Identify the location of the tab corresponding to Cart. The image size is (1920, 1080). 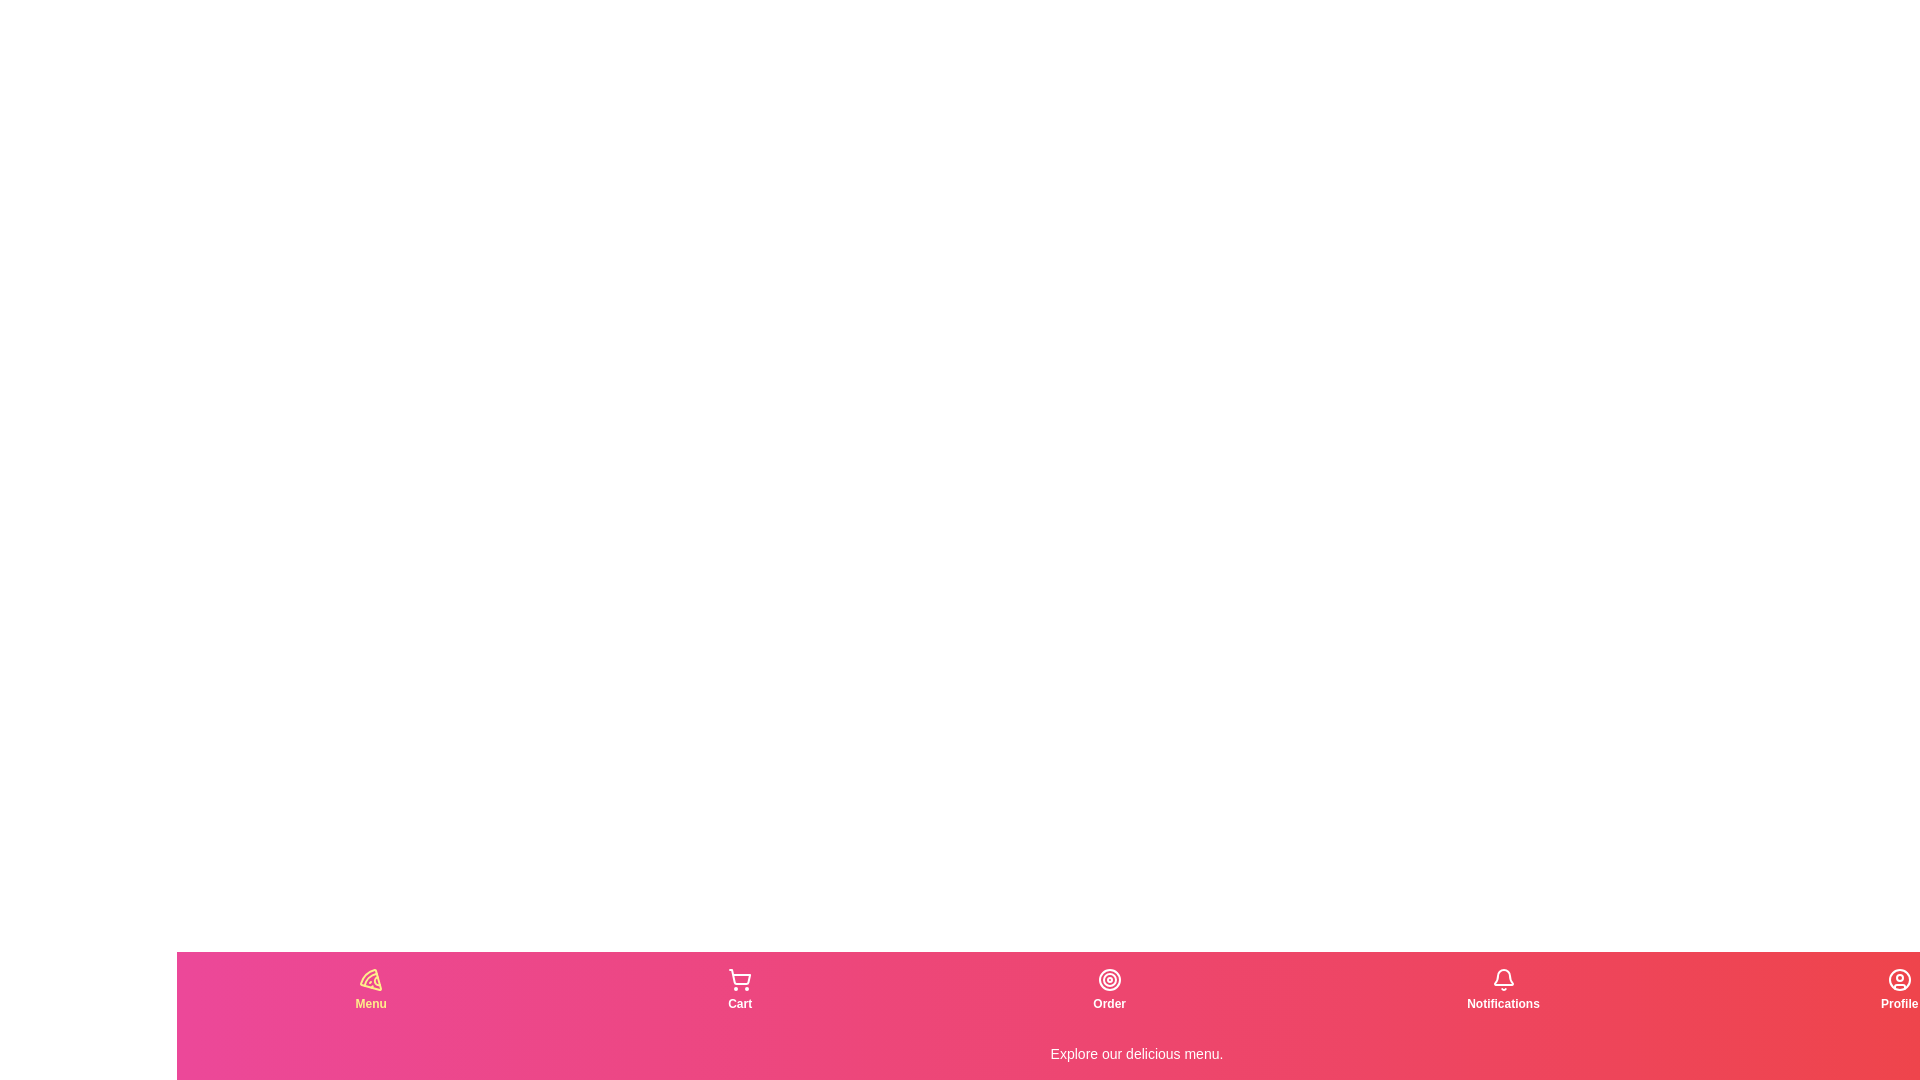
(738, 990).